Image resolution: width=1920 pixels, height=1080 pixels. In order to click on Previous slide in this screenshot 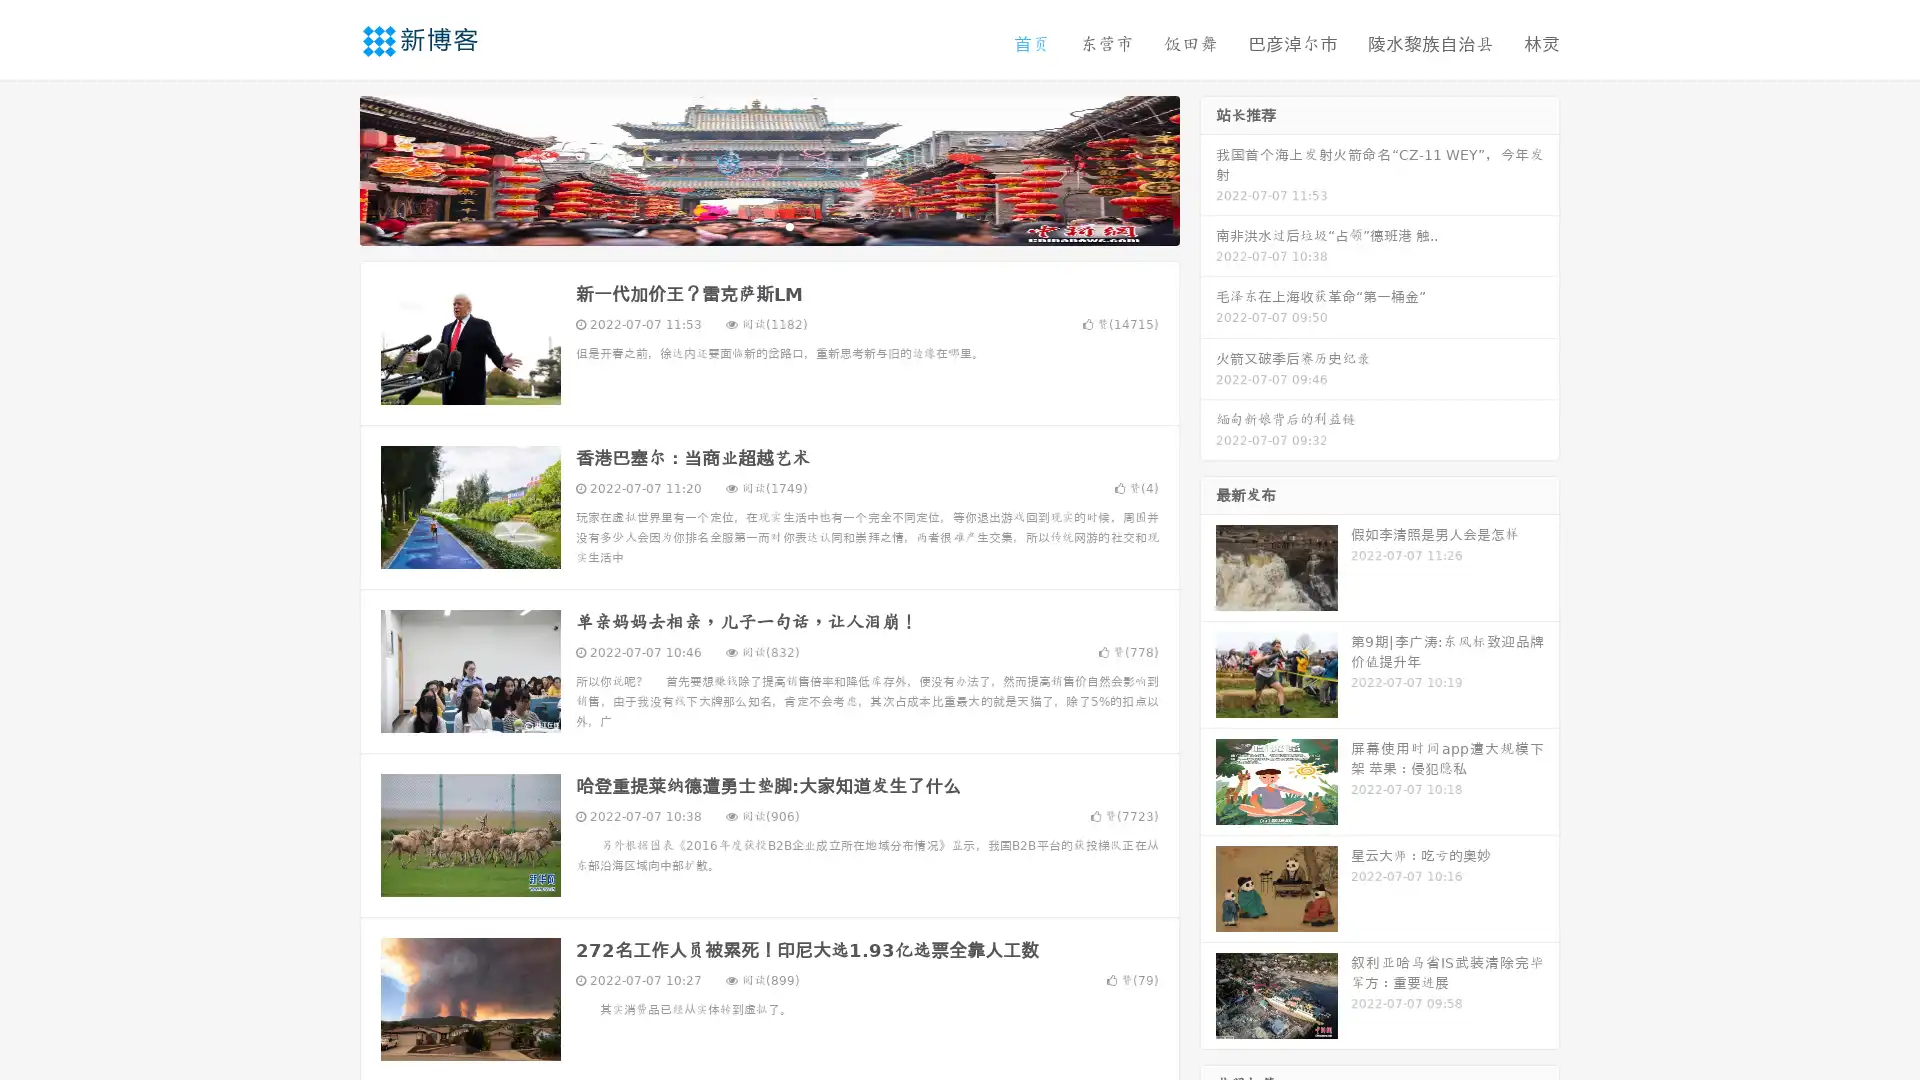, I will do `click(330, 168)`.